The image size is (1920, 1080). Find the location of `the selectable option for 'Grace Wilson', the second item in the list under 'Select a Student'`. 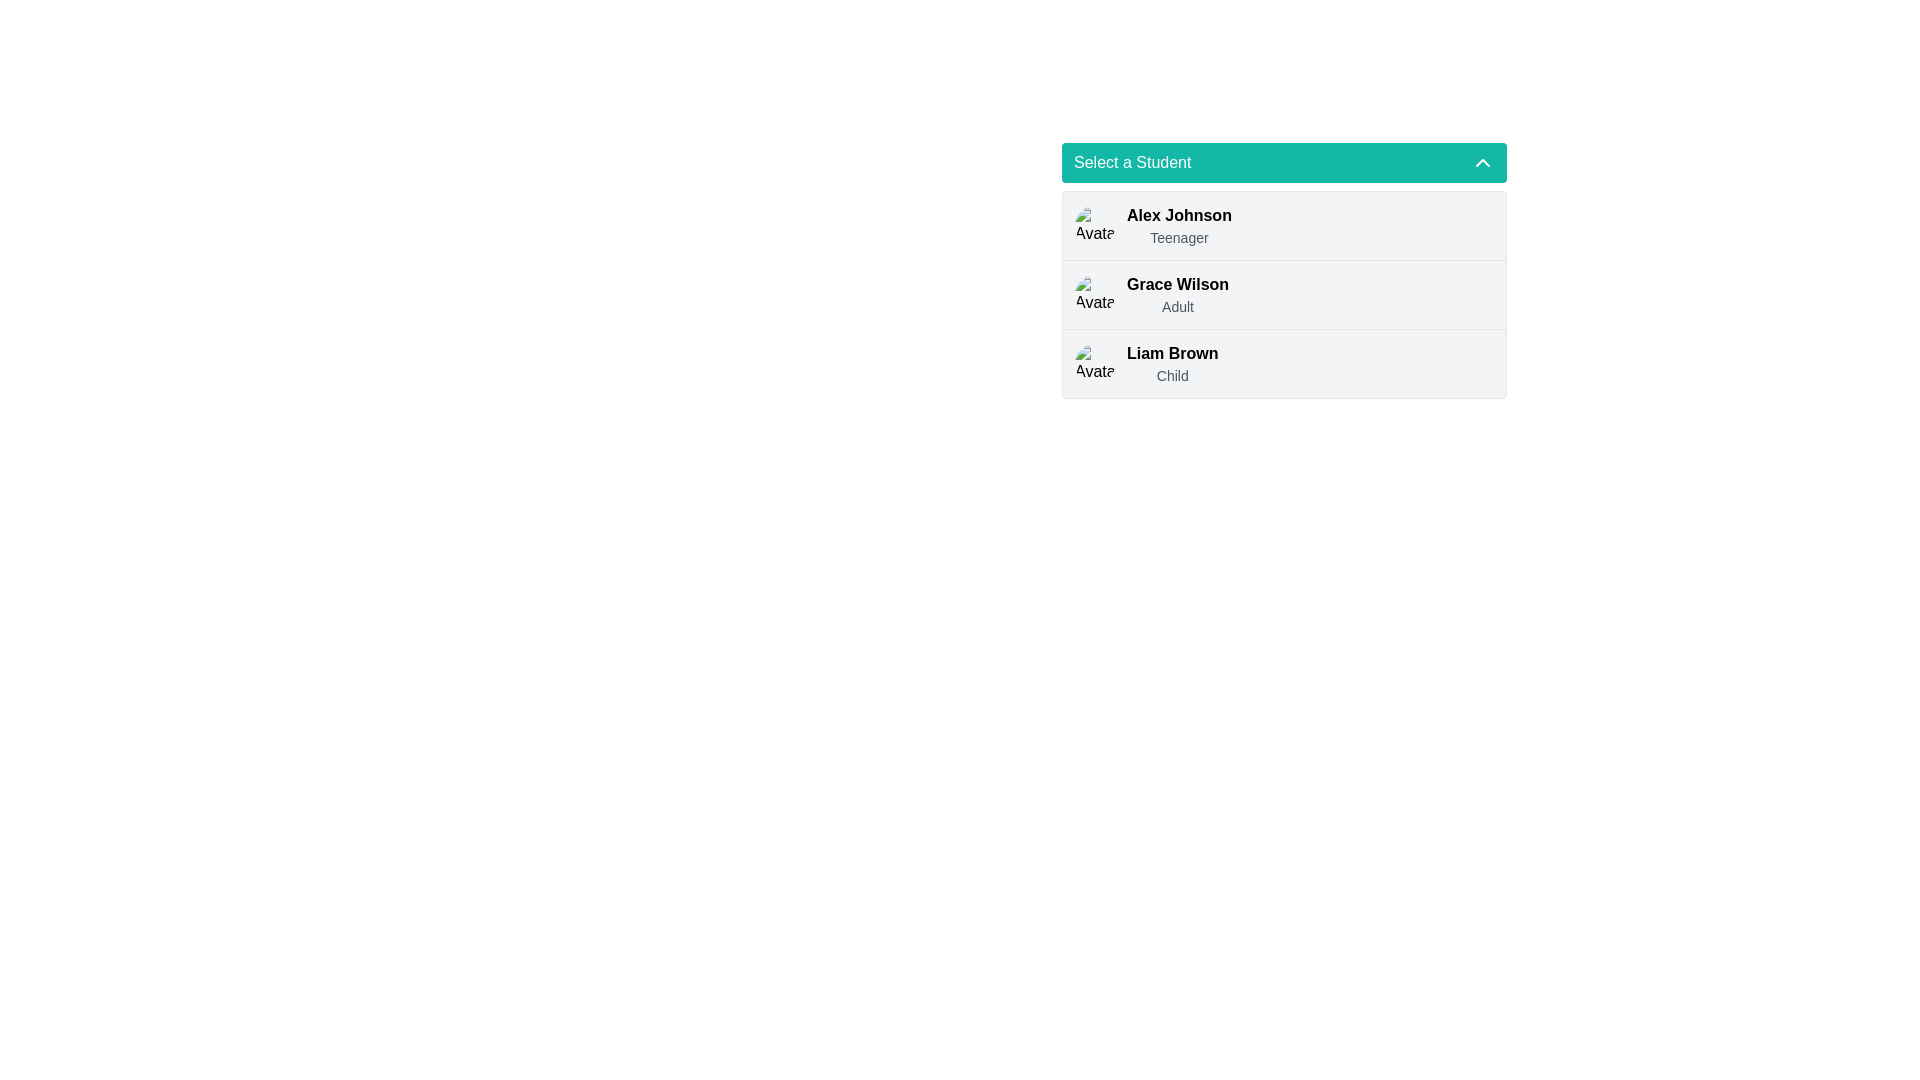

the selectable option for 'Grace Wilson', the second item in the list under 'Select a Student' is located at coordinates (1284, 294).